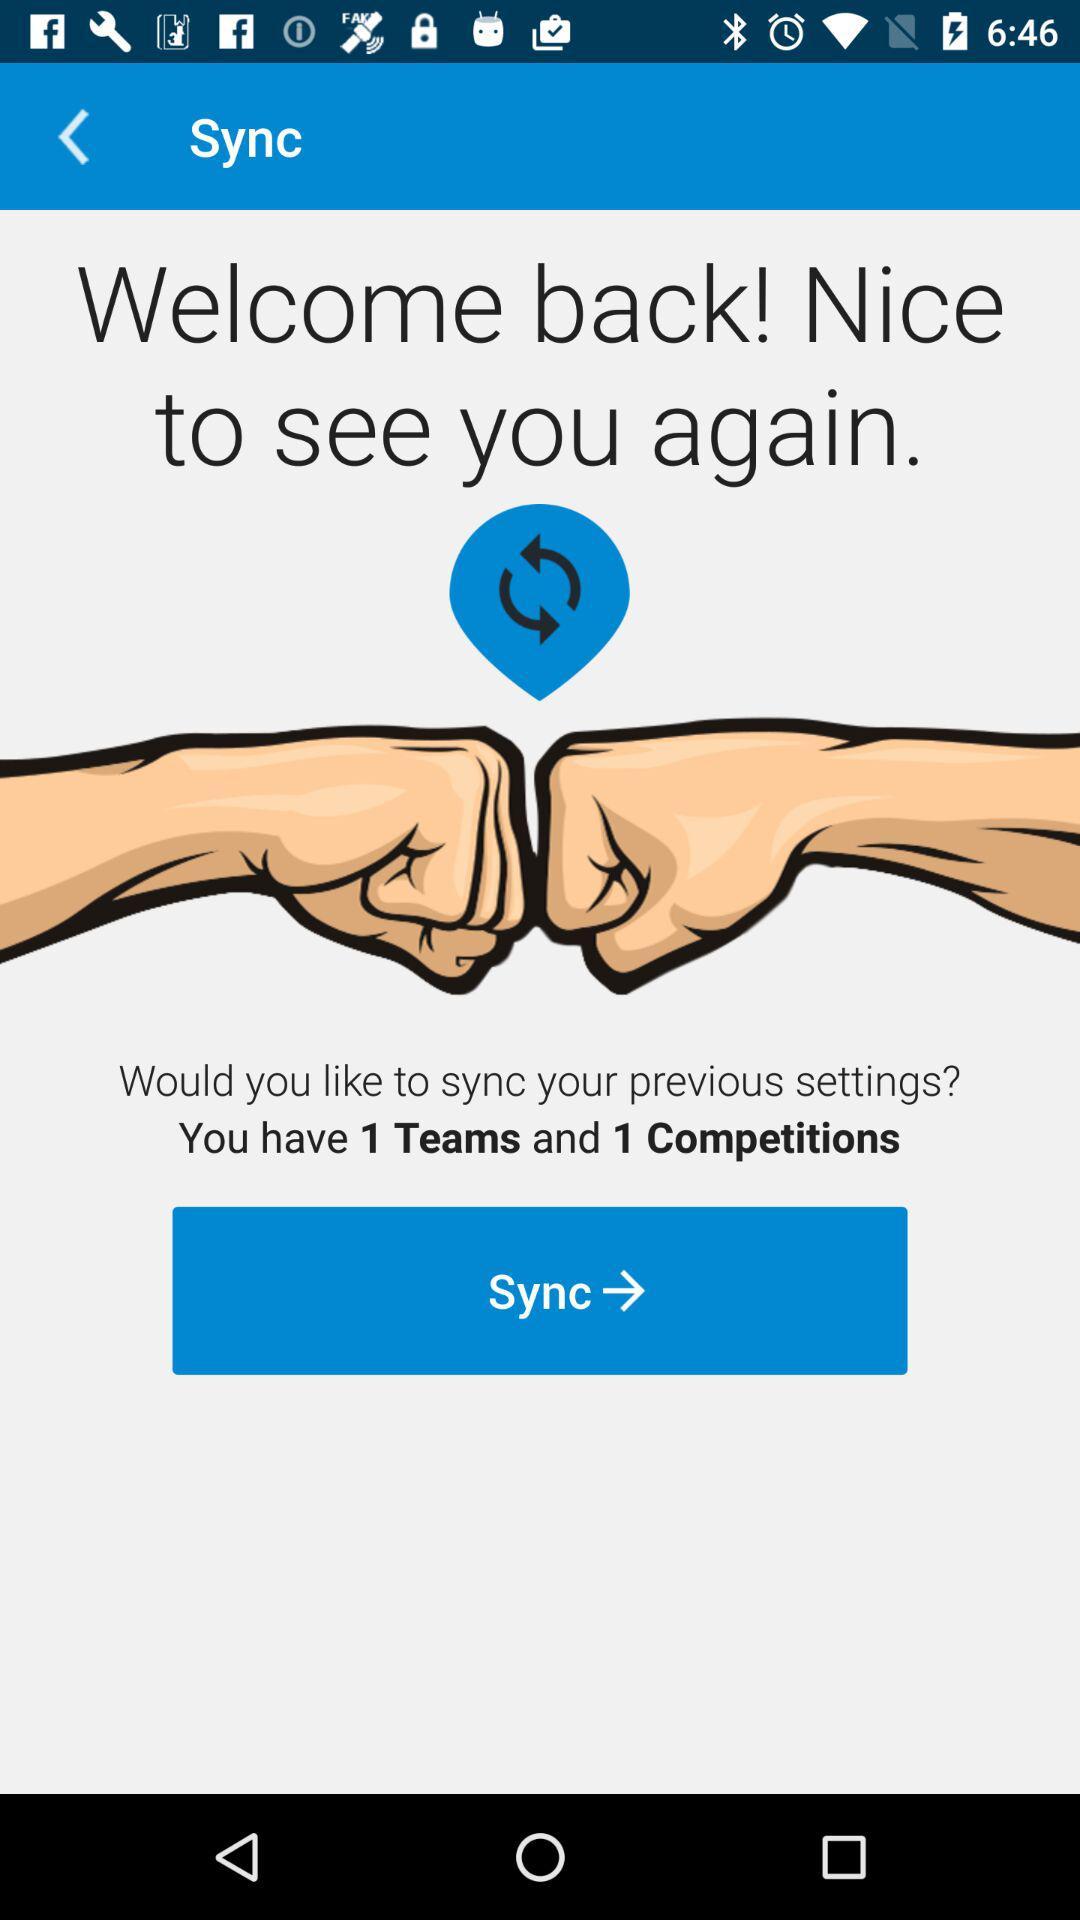 The height and width of the screenshot is (1920, 1080). What do you see at coordinates (72, 135) in the screenshot?
I see `item above welcome back nice icon` at bounding box center [72, 135].